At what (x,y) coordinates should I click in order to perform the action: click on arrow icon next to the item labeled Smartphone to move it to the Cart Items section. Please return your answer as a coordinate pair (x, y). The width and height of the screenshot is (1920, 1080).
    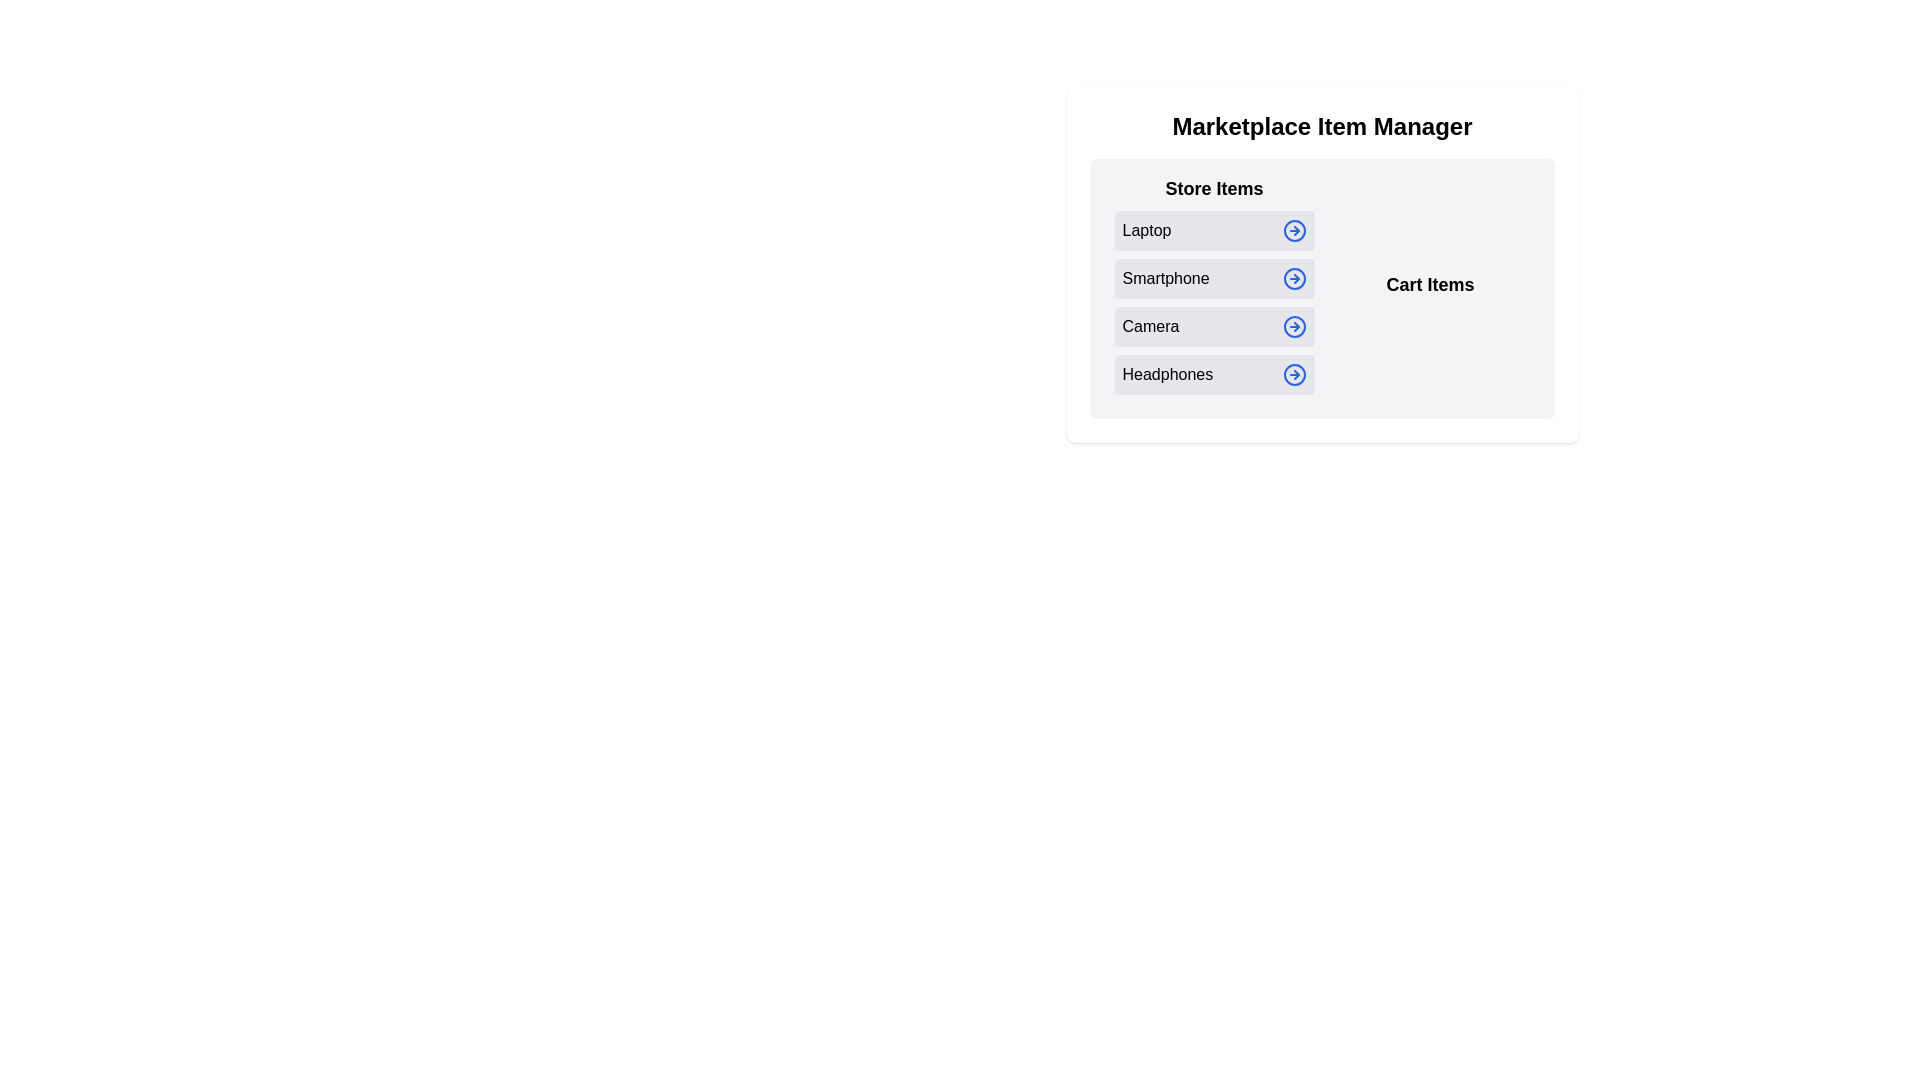
    Looking at the image, I should click on (1294, 278).